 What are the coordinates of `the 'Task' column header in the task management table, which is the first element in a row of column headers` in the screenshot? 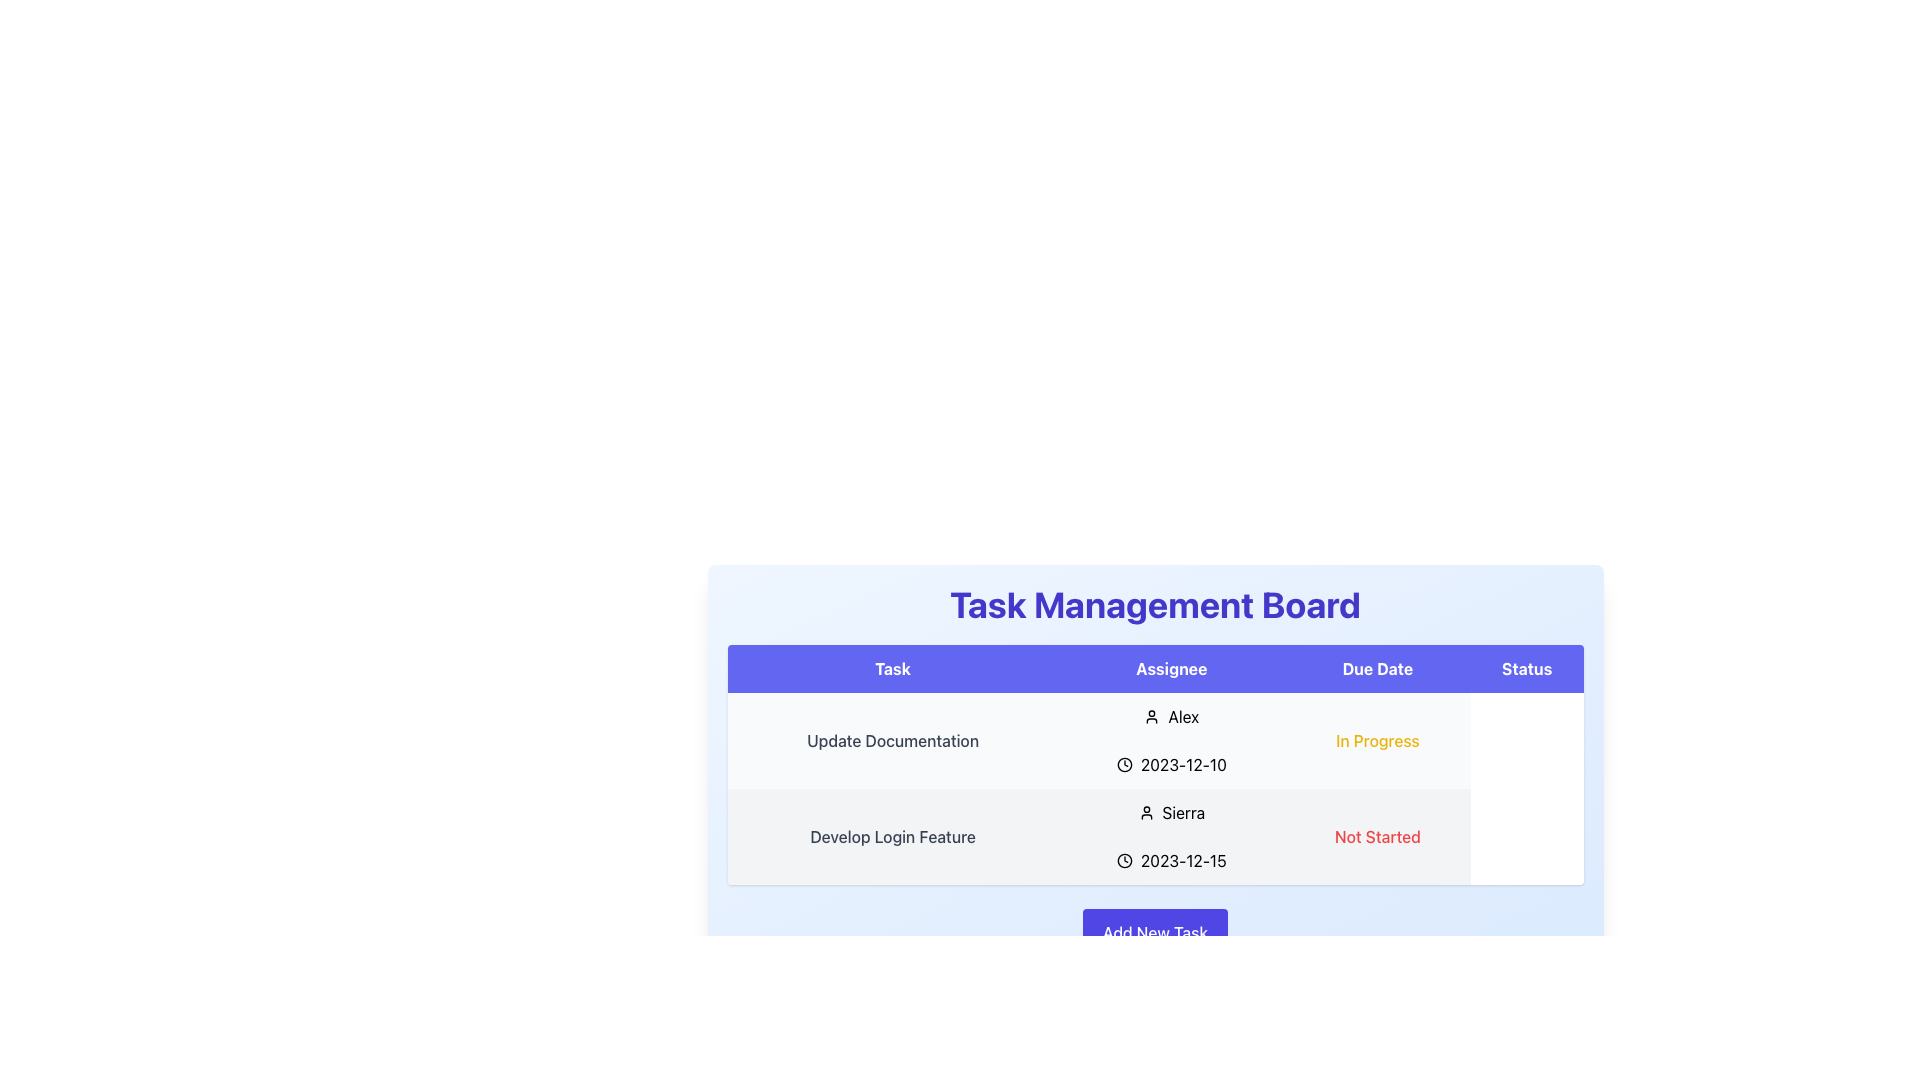 It's located at (891, 668).